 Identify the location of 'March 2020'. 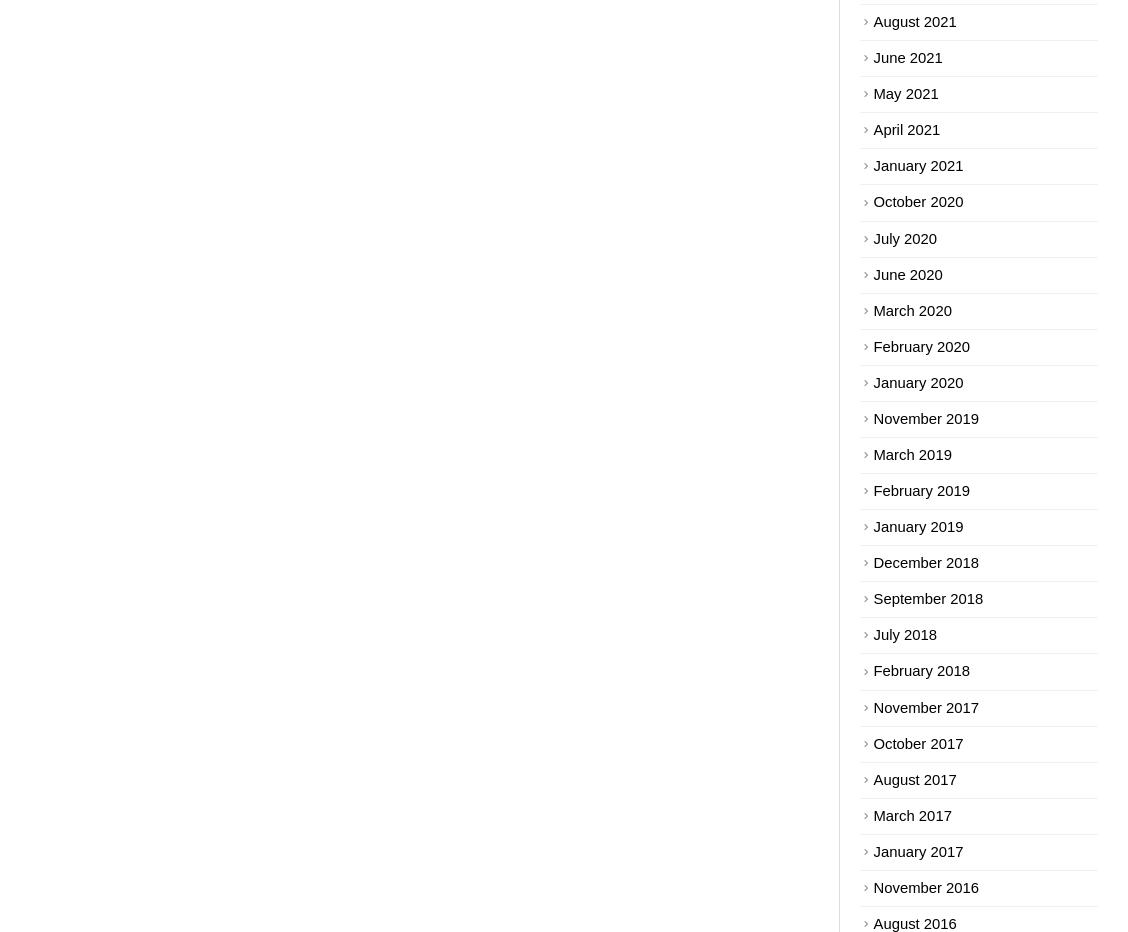
(910, 309).